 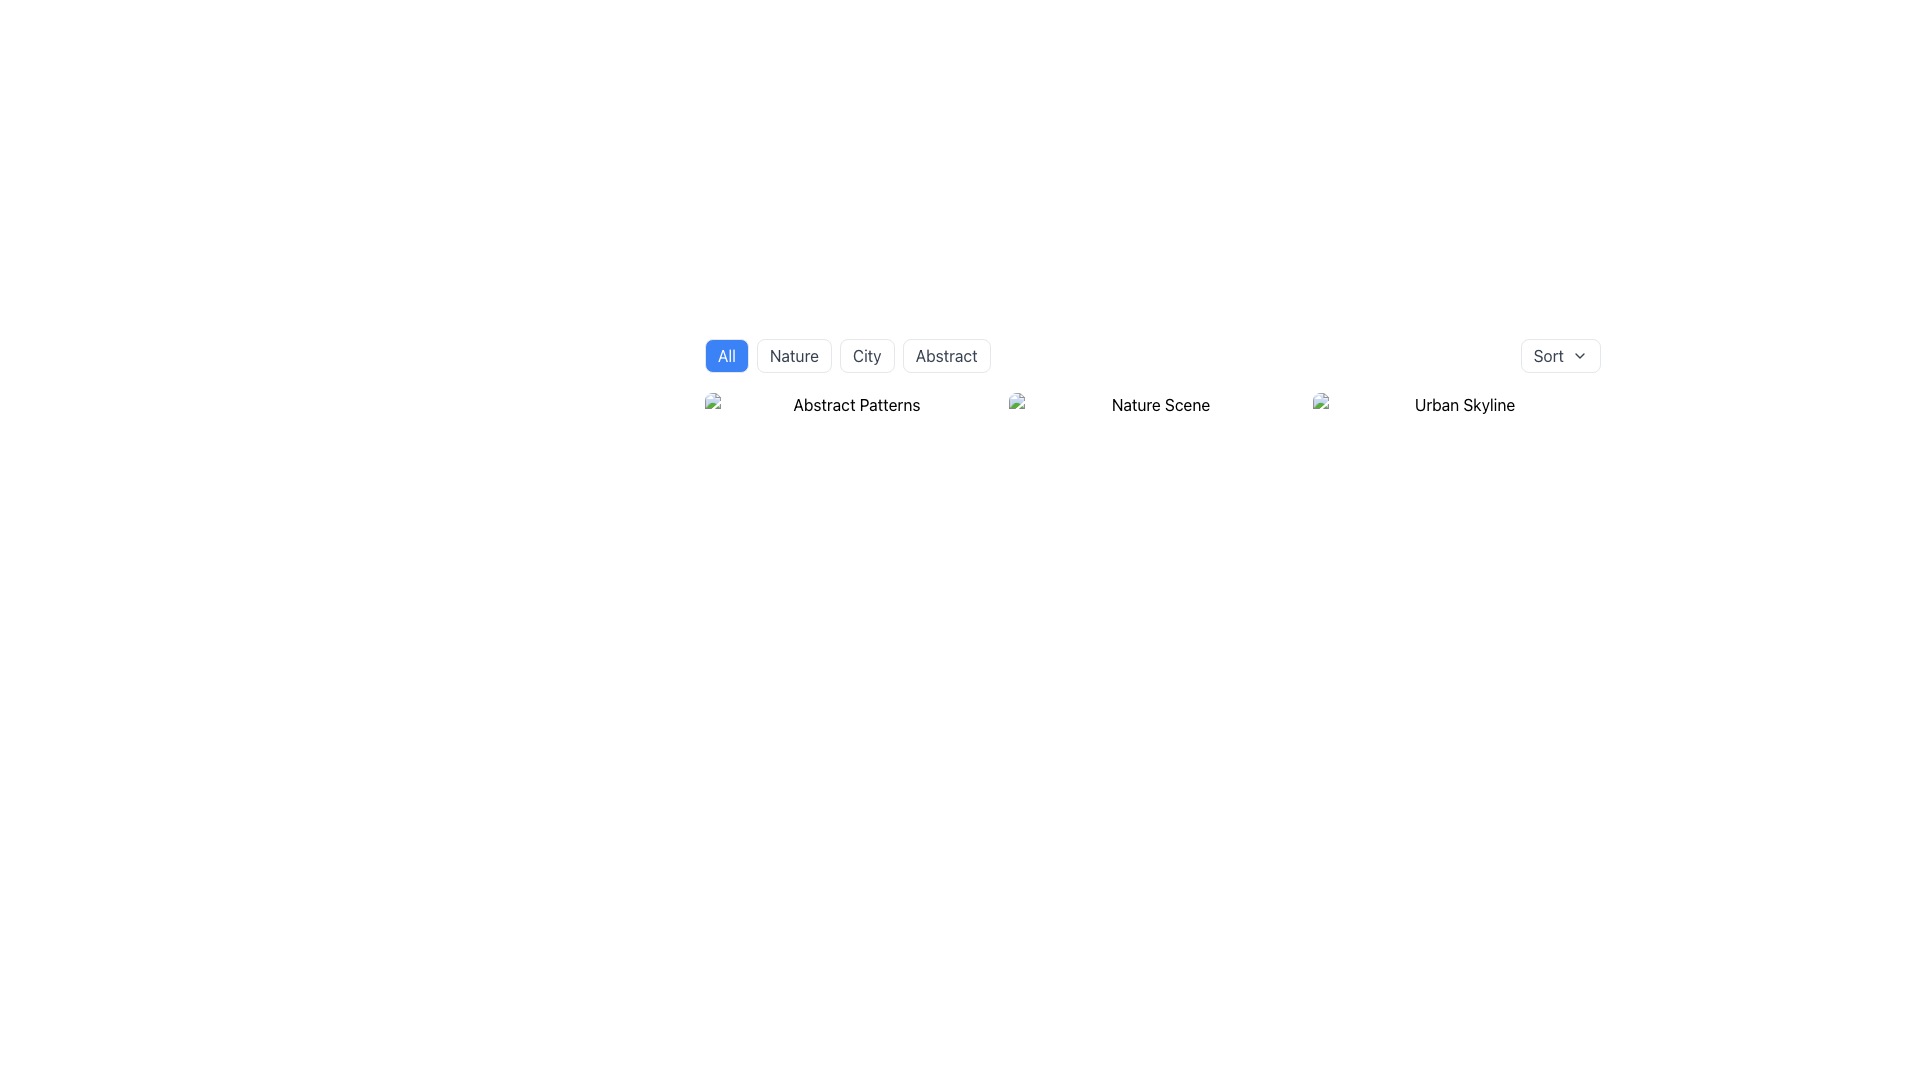 I want to click on the Thumbnail item that previews nature content, located between 'Abstract Patterns' and 'Urban Skyline', so click(x=1152, y=405).